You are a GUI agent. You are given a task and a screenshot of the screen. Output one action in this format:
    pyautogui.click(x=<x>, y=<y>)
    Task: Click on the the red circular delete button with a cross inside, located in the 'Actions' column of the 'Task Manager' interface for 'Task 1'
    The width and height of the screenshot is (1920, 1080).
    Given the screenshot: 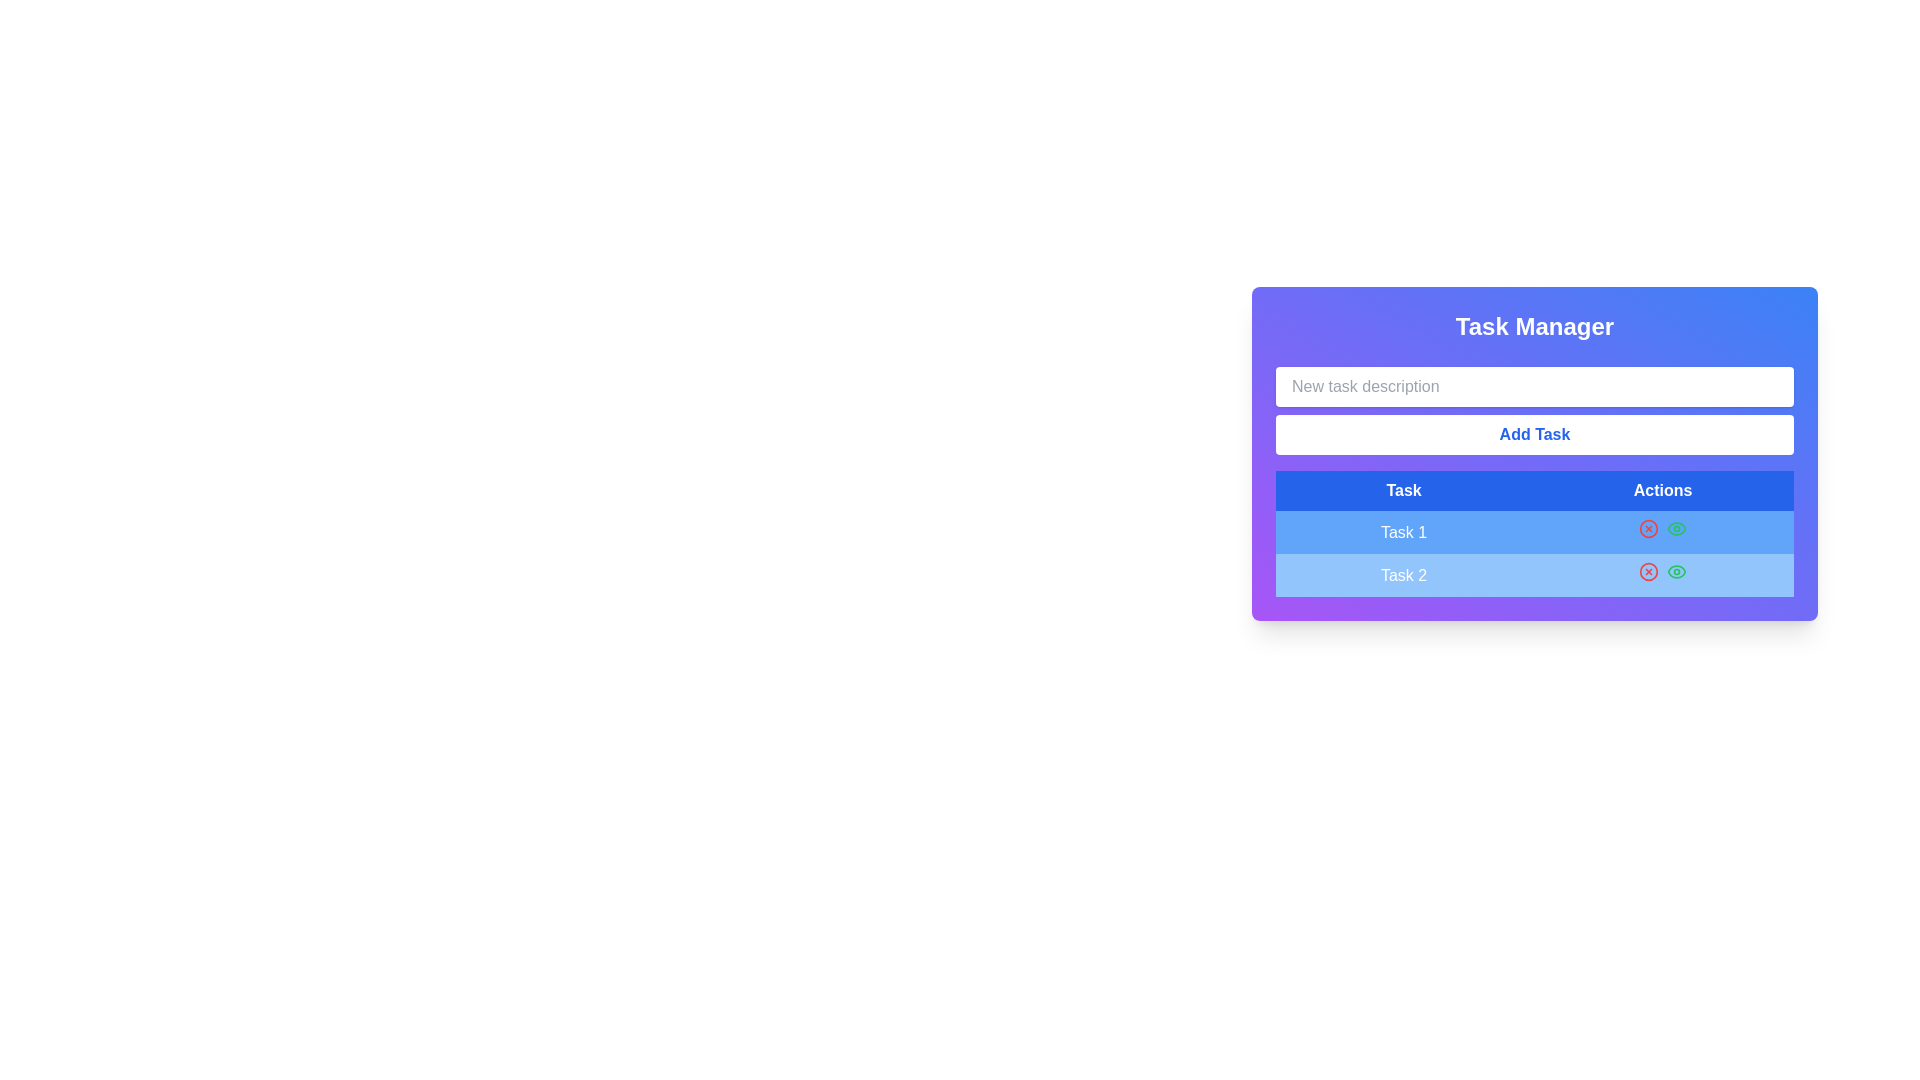 What is the action you would take?
    pyautogui.click(x=1649, y=527)
    